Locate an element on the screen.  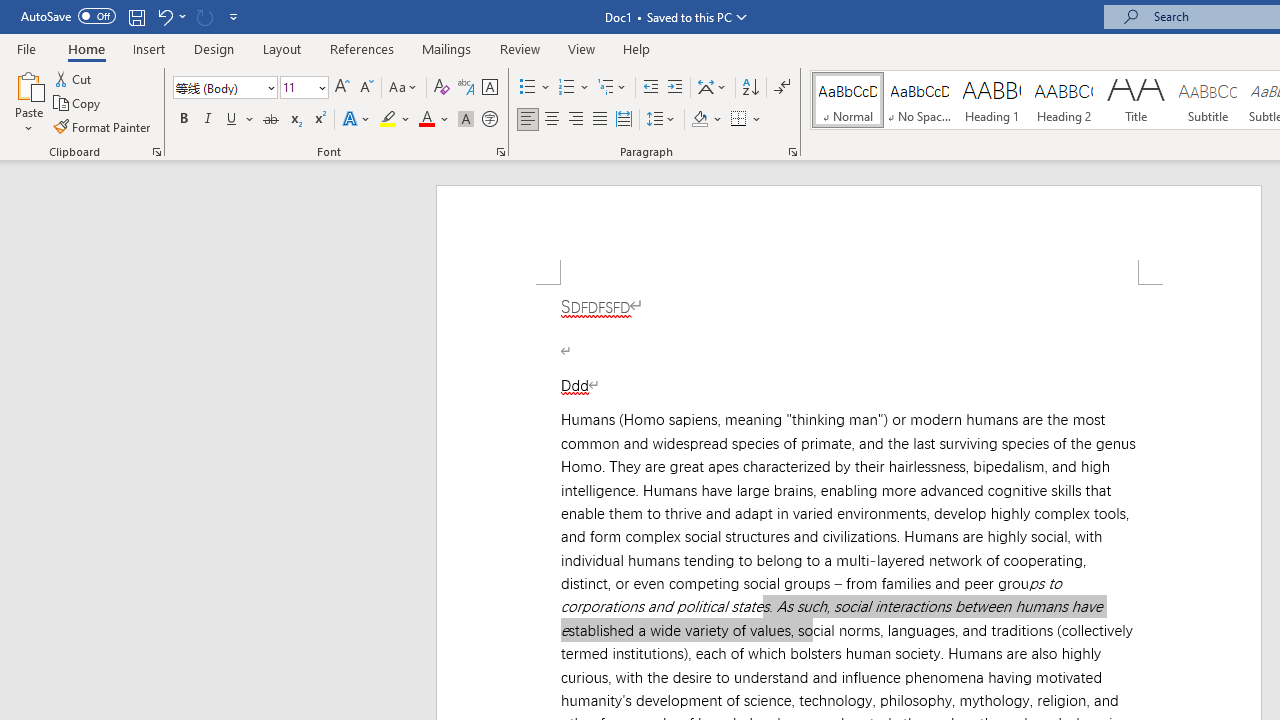
'Paragraph...' is located at coordinates (791, 150).